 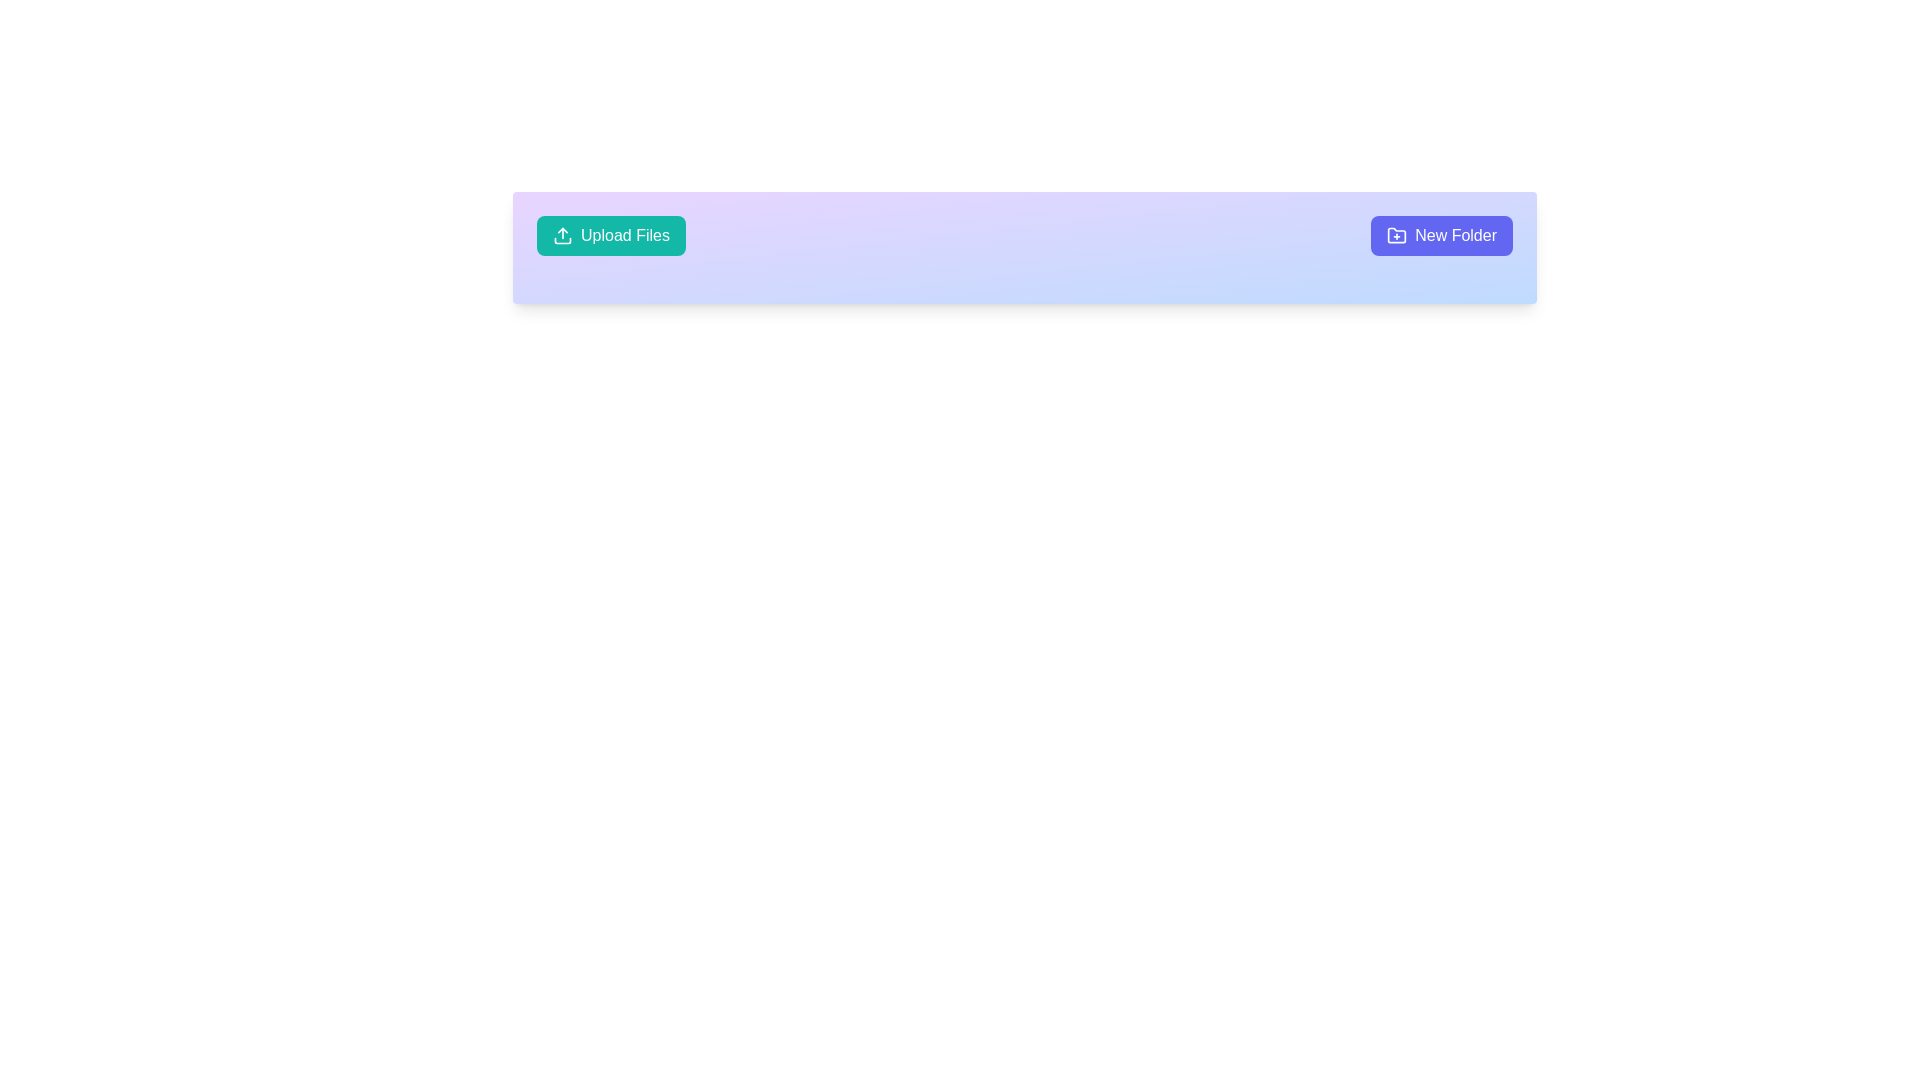 What do you see at coordinates (1442, 234) in the screenshot?
I see `the 'New Folder' button with a purple background and a folder icon` at bounding box center [1442, 234].